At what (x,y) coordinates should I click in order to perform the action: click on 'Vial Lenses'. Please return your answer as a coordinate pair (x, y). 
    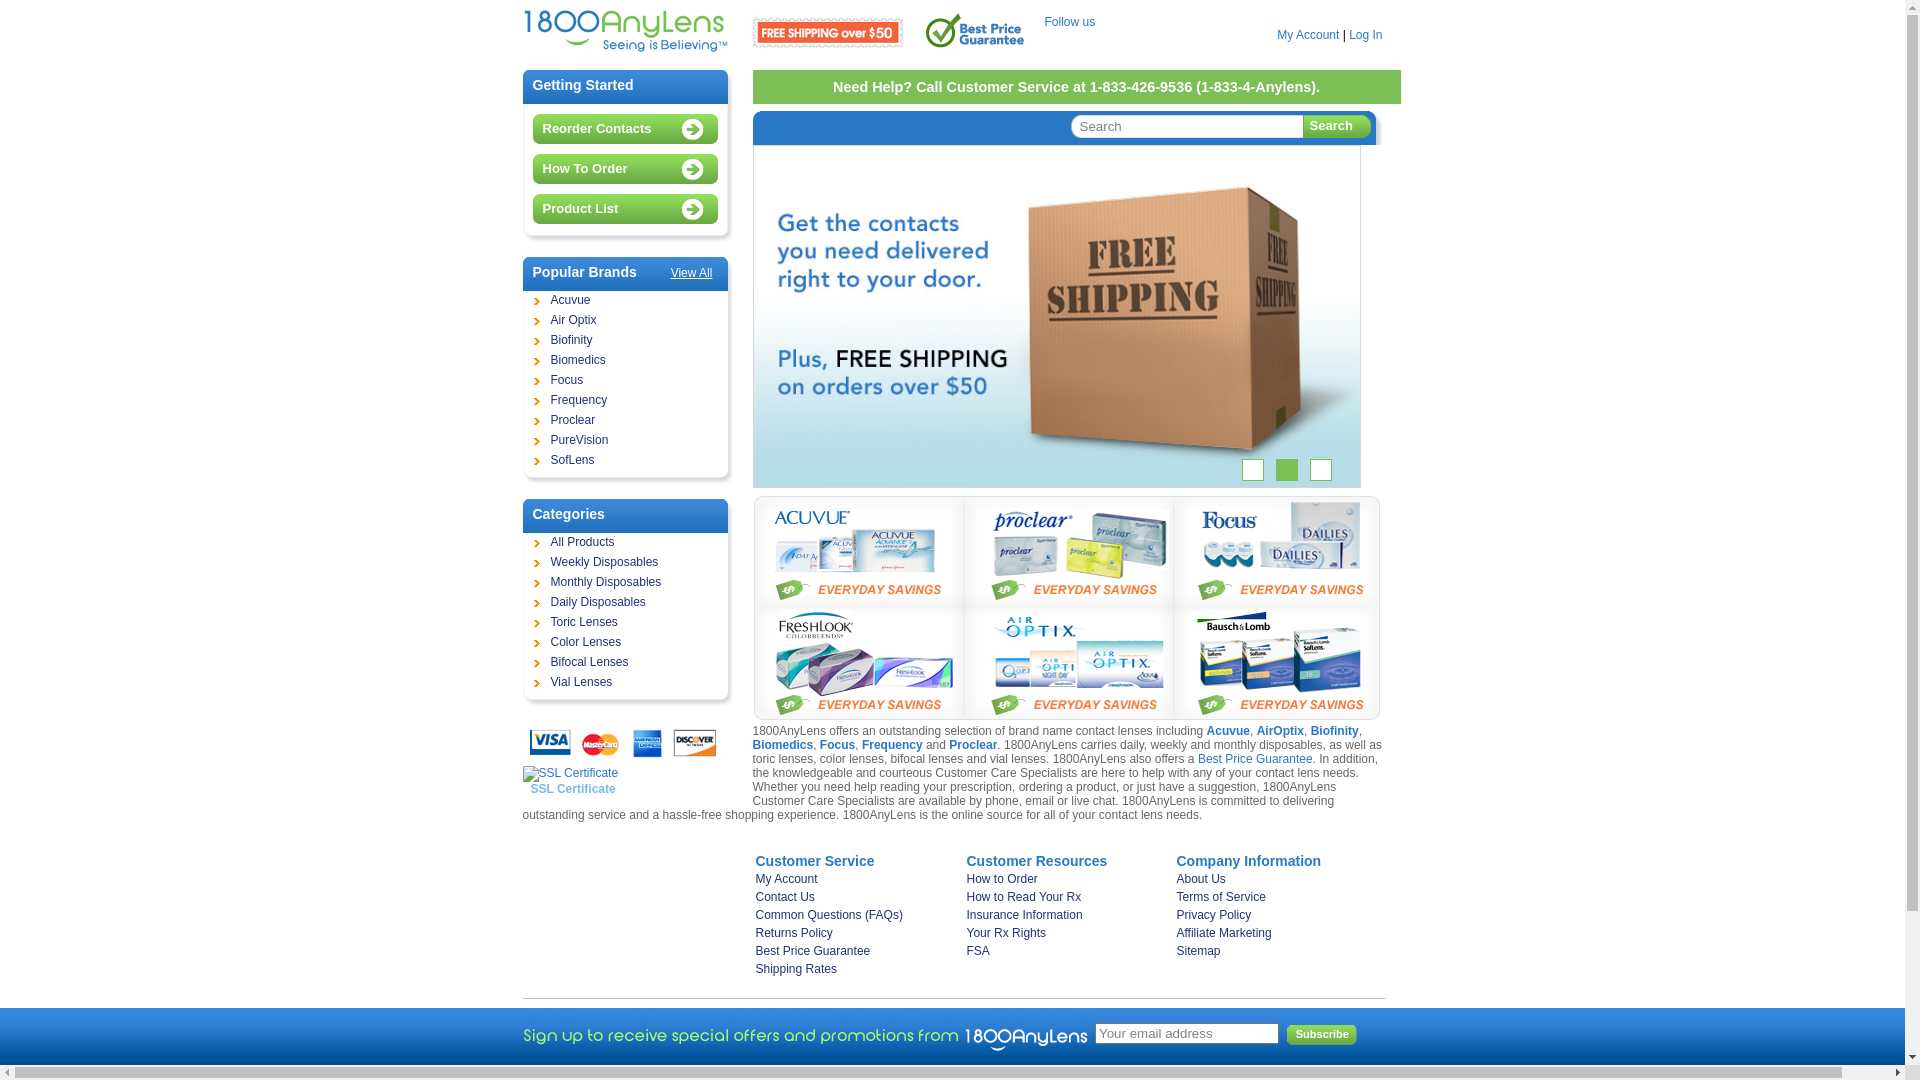
    Looking at the image, I should click on (624, 681).